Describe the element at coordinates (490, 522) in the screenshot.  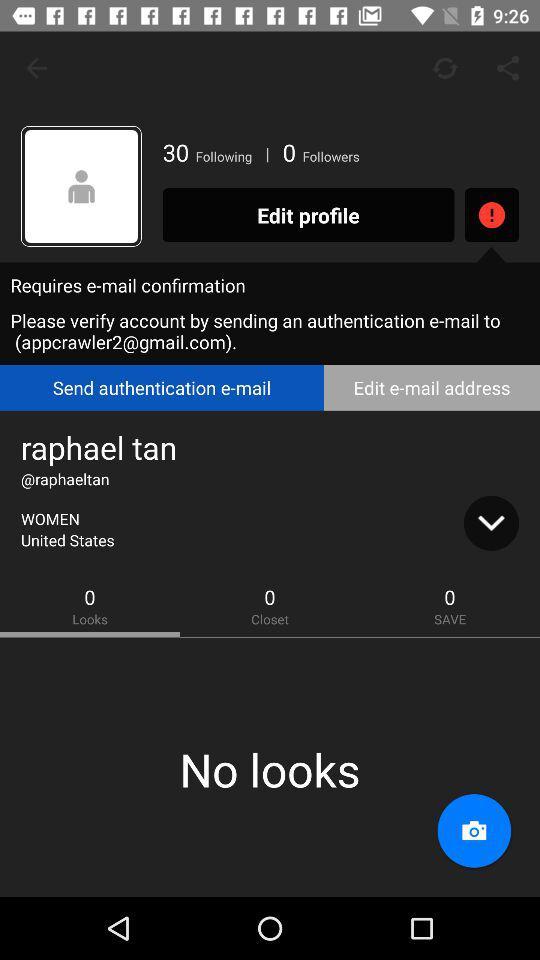
I see `more information` at that location.